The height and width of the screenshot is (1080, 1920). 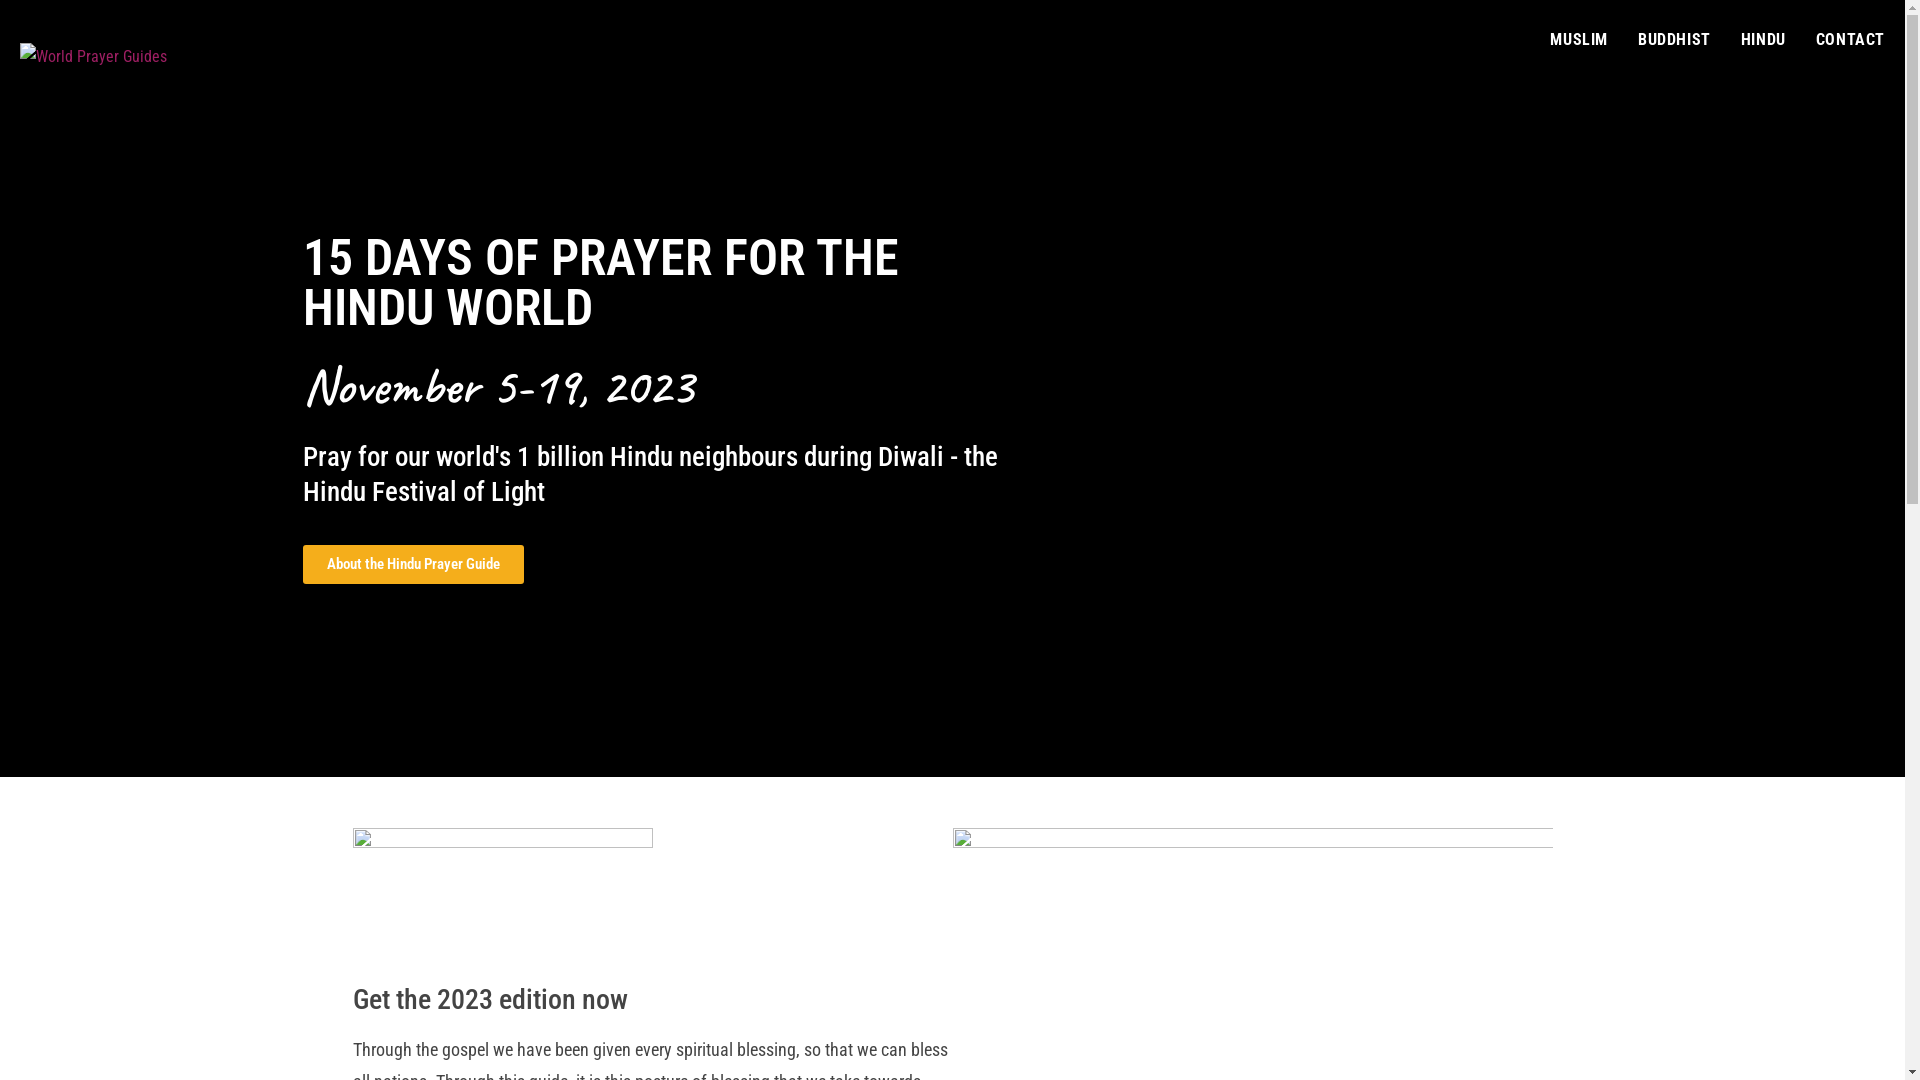 I want to click on 'MUSLIM', so click(x=1578, y=39).